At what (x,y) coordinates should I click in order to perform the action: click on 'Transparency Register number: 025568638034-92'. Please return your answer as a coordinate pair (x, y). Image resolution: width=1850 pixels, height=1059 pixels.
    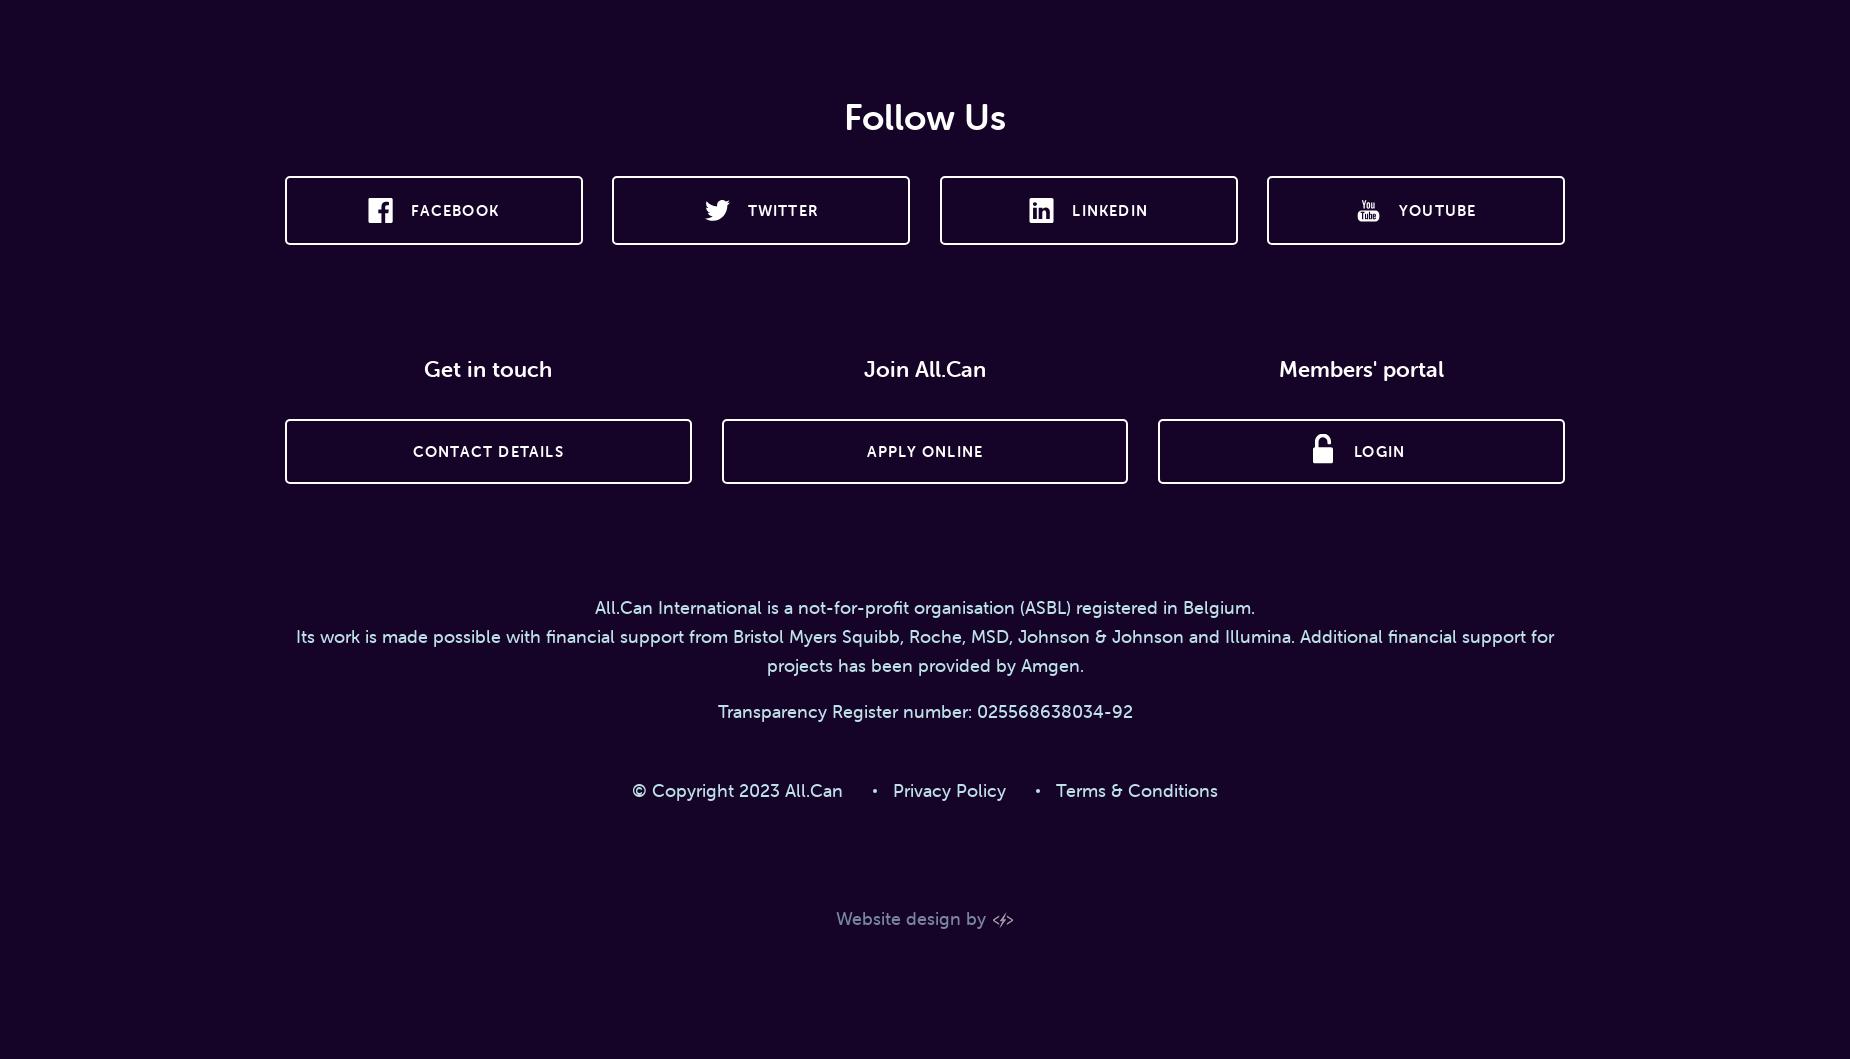
    Looking at the image, I should click on (924, 711).